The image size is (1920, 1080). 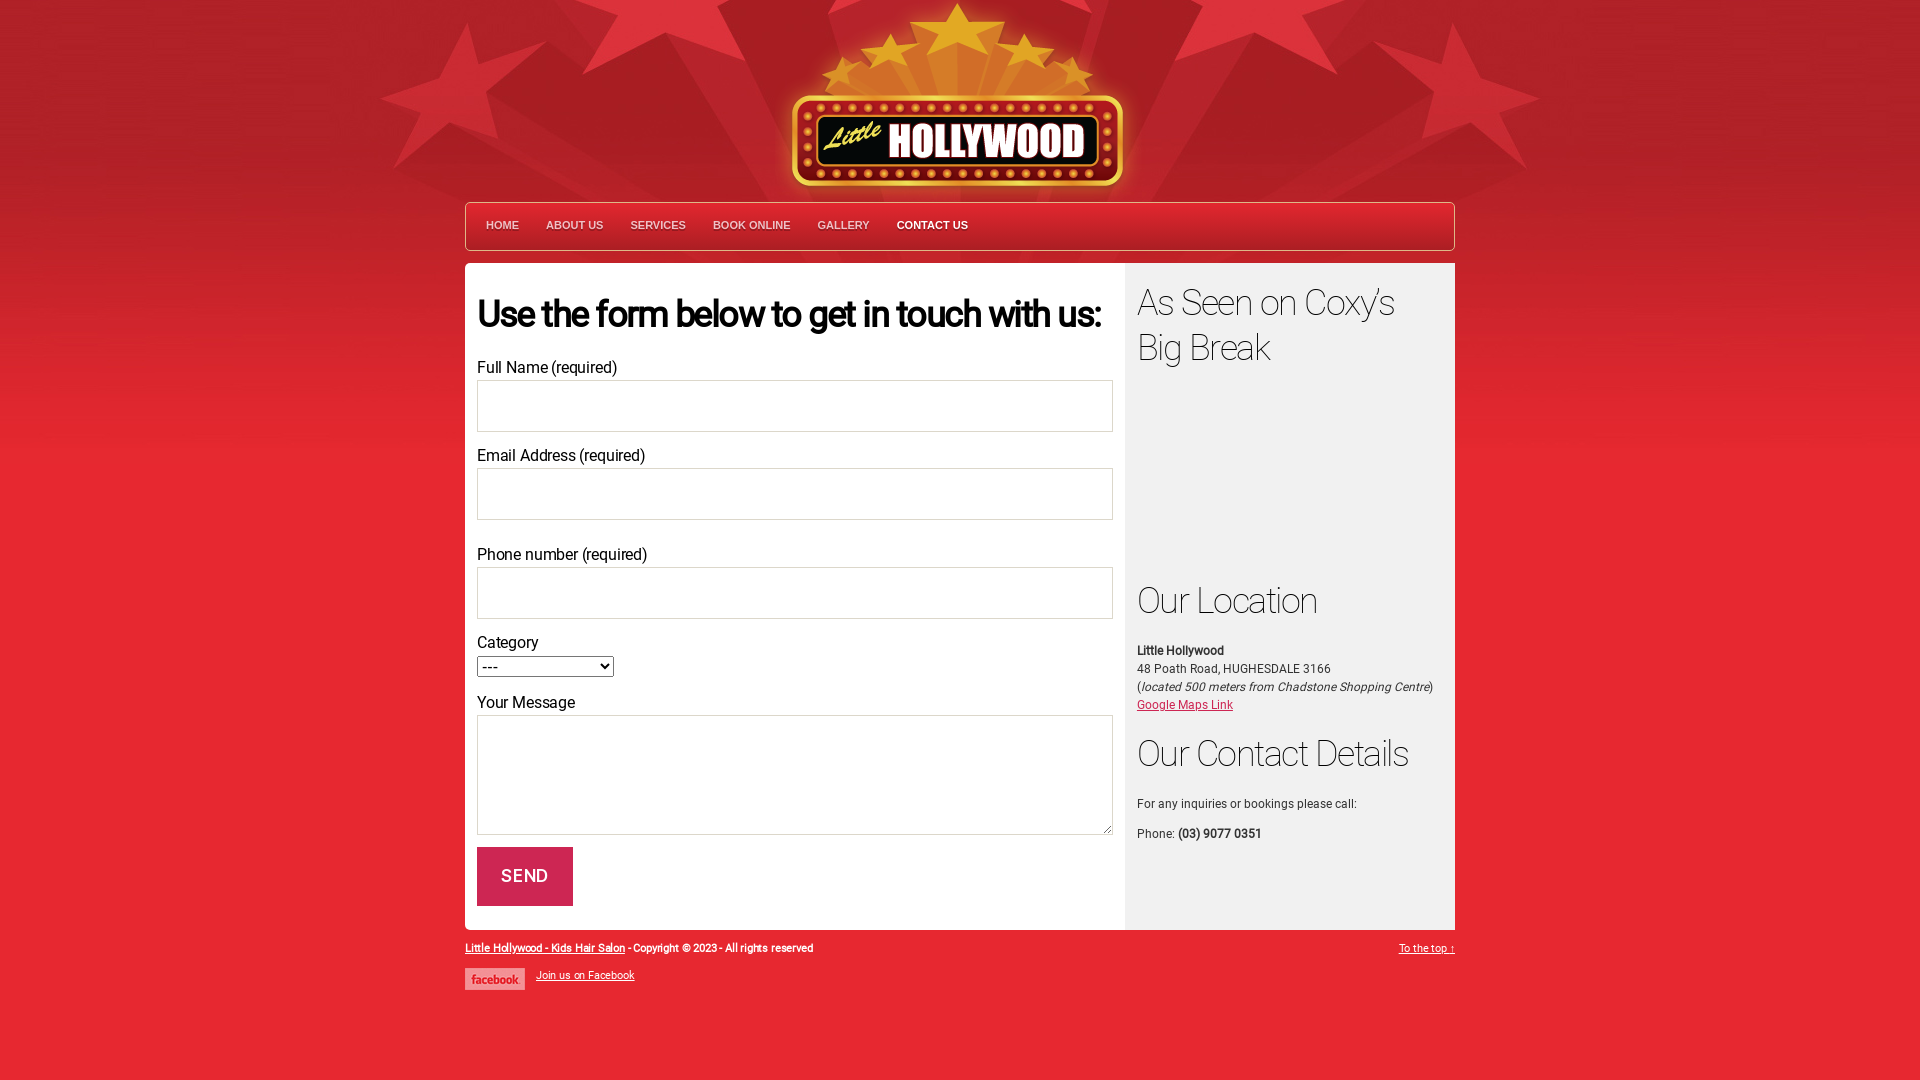 I want to click on 'GALLERY', so click(x=817, y=225).